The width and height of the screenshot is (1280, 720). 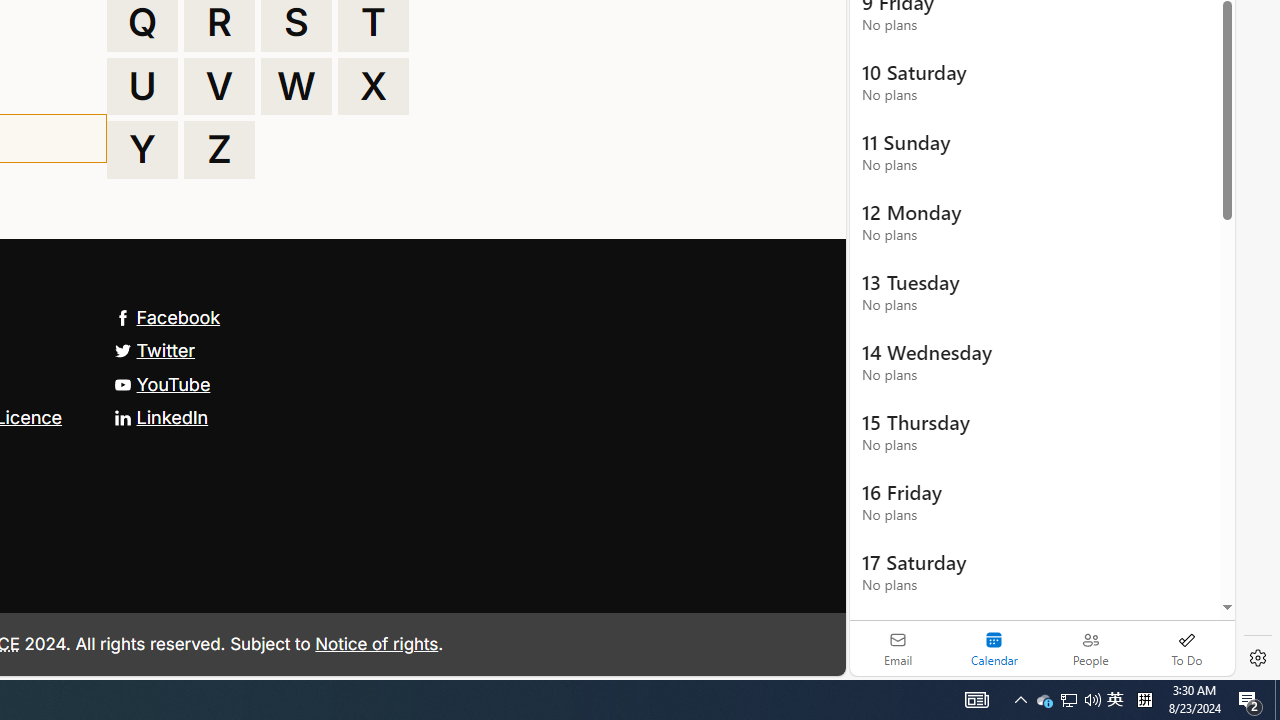 I want to click on 'W', so click(x=295, y=85).